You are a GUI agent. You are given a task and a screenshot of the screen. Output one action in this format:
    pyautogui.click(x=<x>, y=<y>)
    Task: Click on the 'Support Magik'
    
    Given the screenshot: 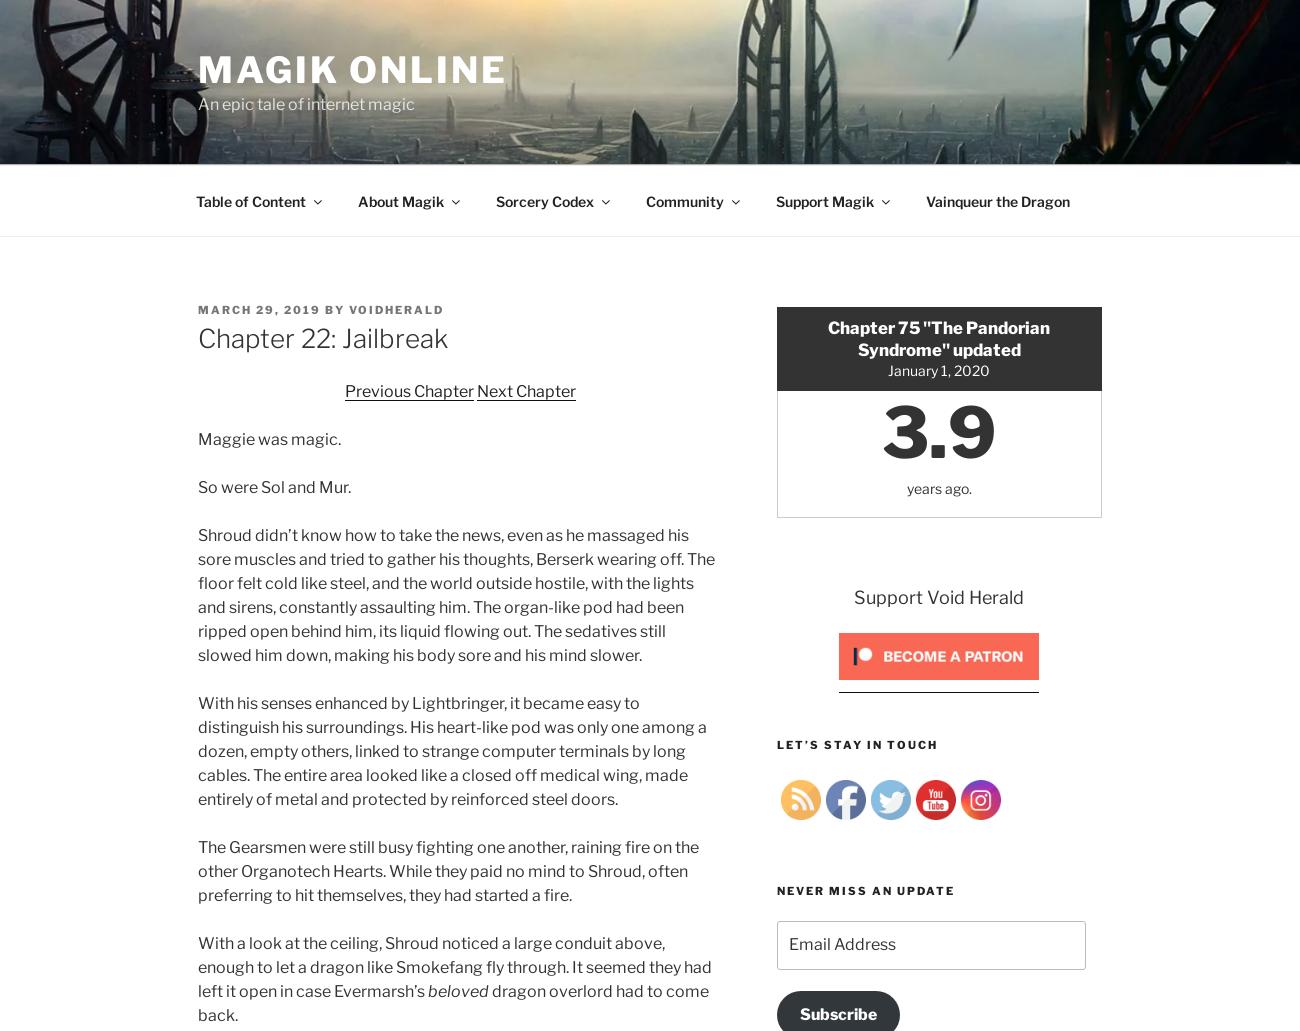 What is the action you would take?
    pyautogui.click(x=823, y=199)
    